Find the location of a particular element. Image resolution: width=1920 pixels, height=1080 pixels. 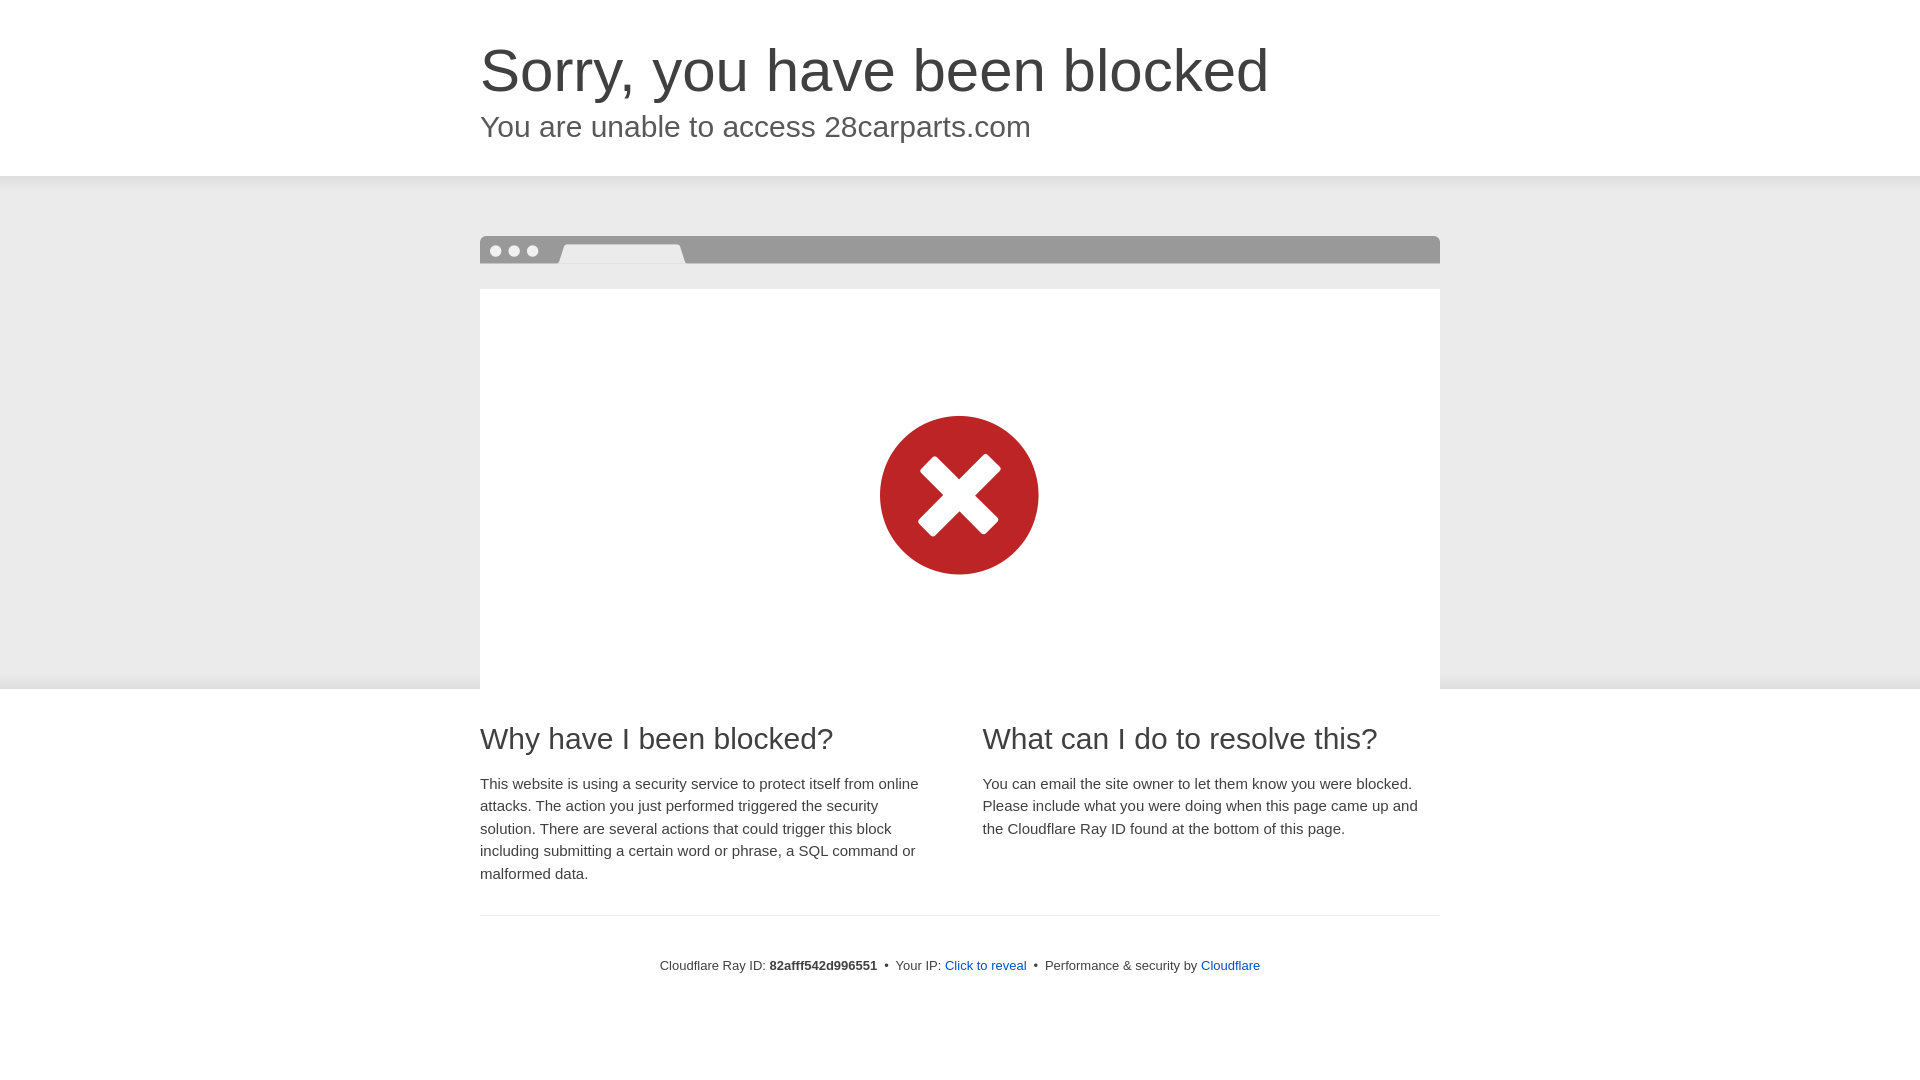

'Cloudflare' is located at coordinates (1229, 964).